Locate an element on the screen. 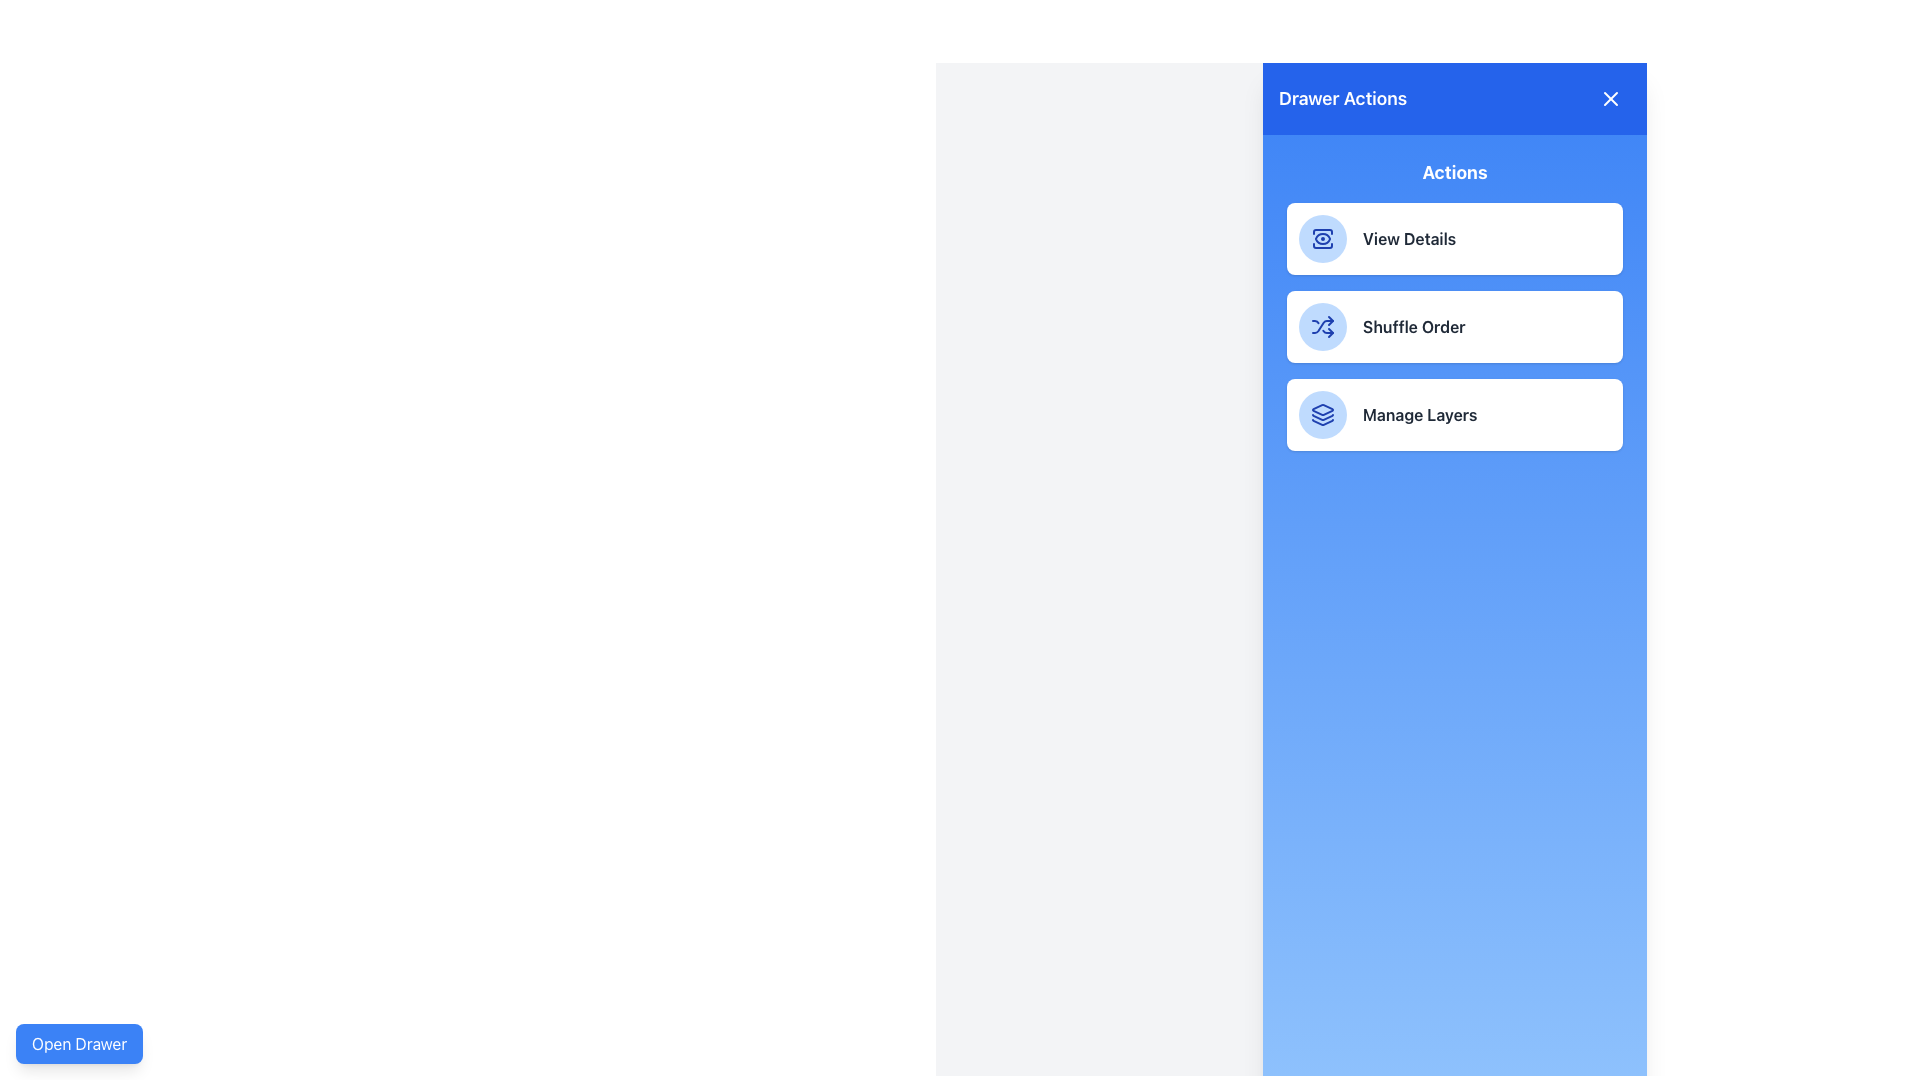 This screenshot has width=1920, height=1080. the close button located at the top-right corner of the blue panel titled 'Drawer Actions' is located at coordinates (1611, 99).